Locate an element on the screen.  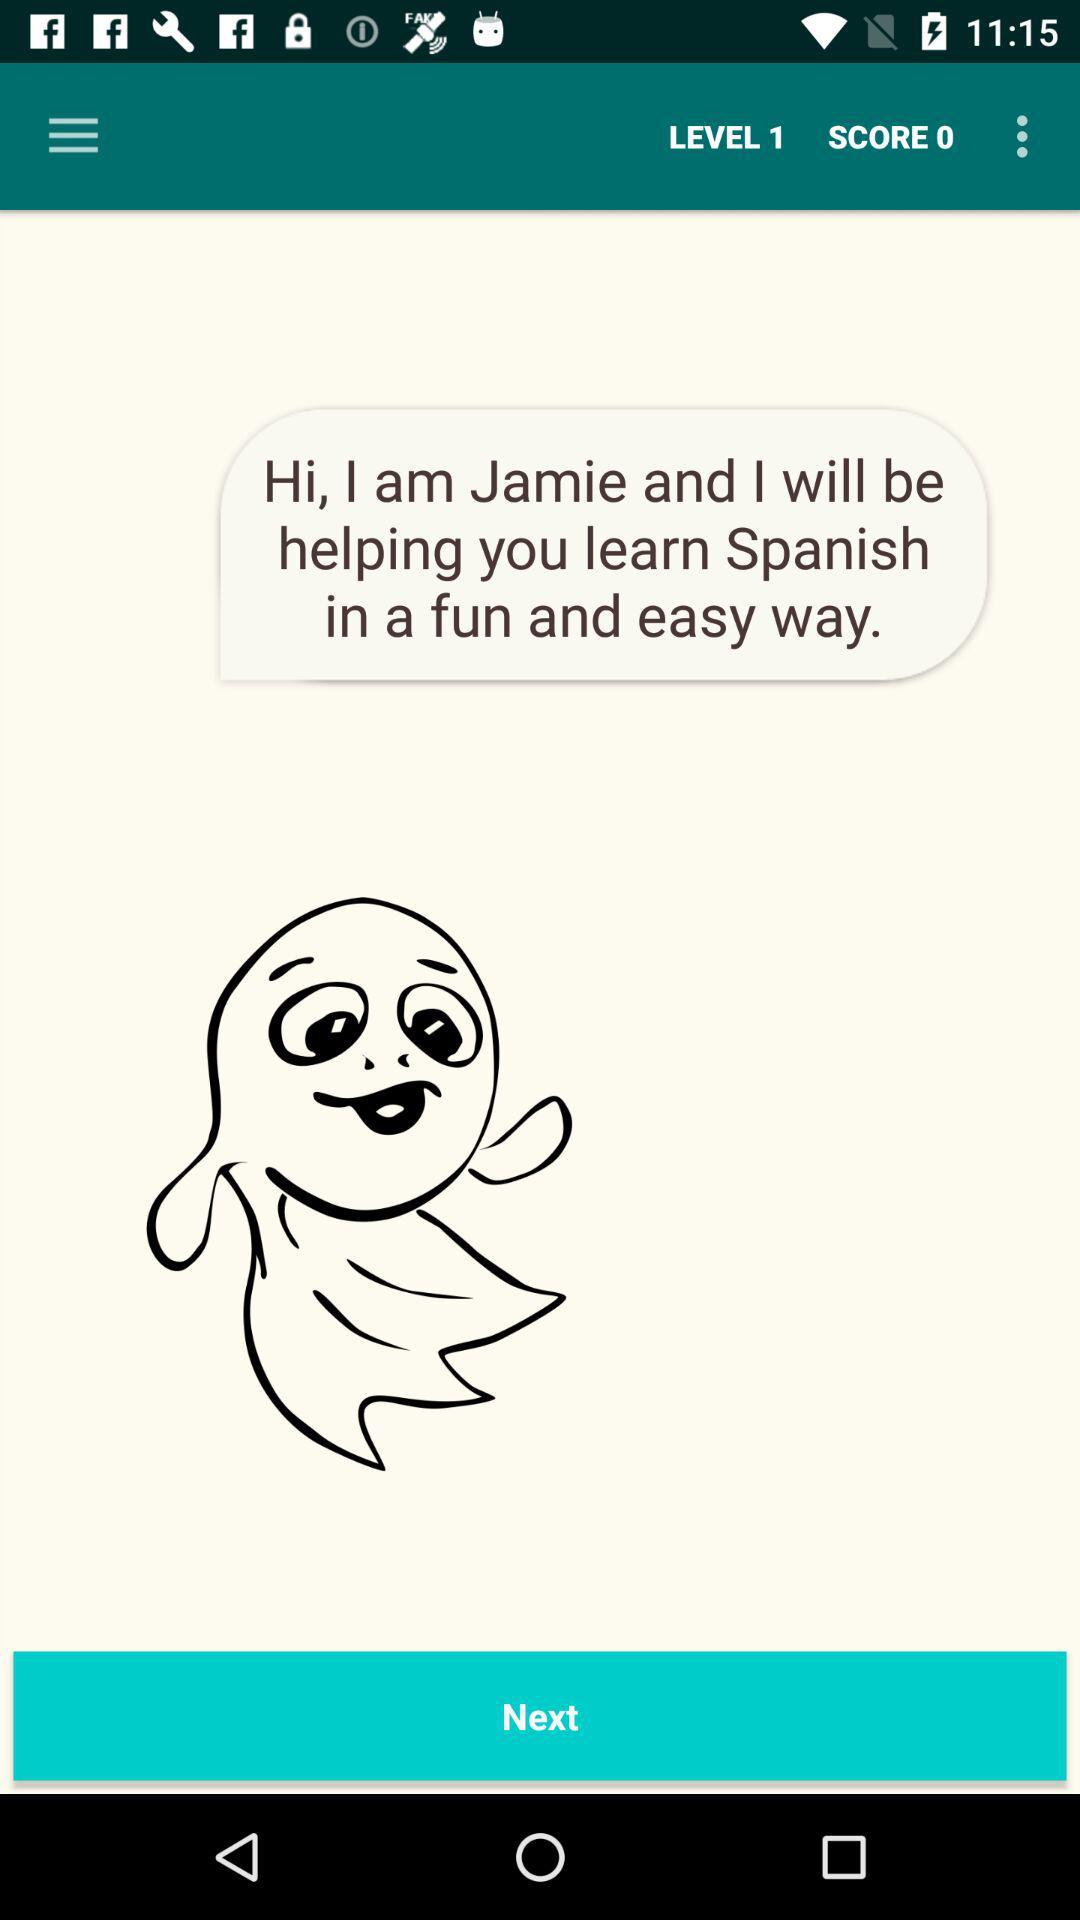
the item to the left of level 1 icon is located at coordinates (72, 135).